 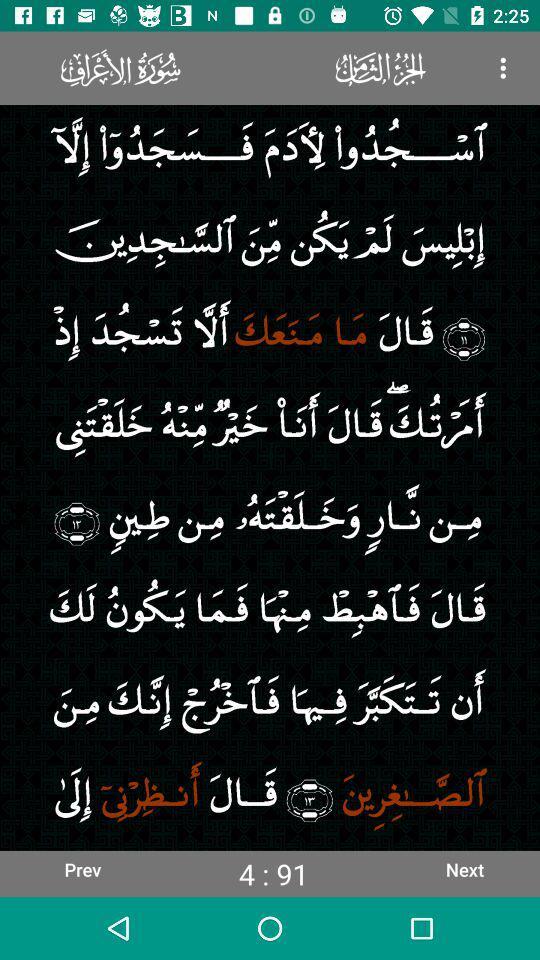 What do you see at coordinates (81, 868) in the screenshot?
I see `the prev item` at bounding box center [81, 868].